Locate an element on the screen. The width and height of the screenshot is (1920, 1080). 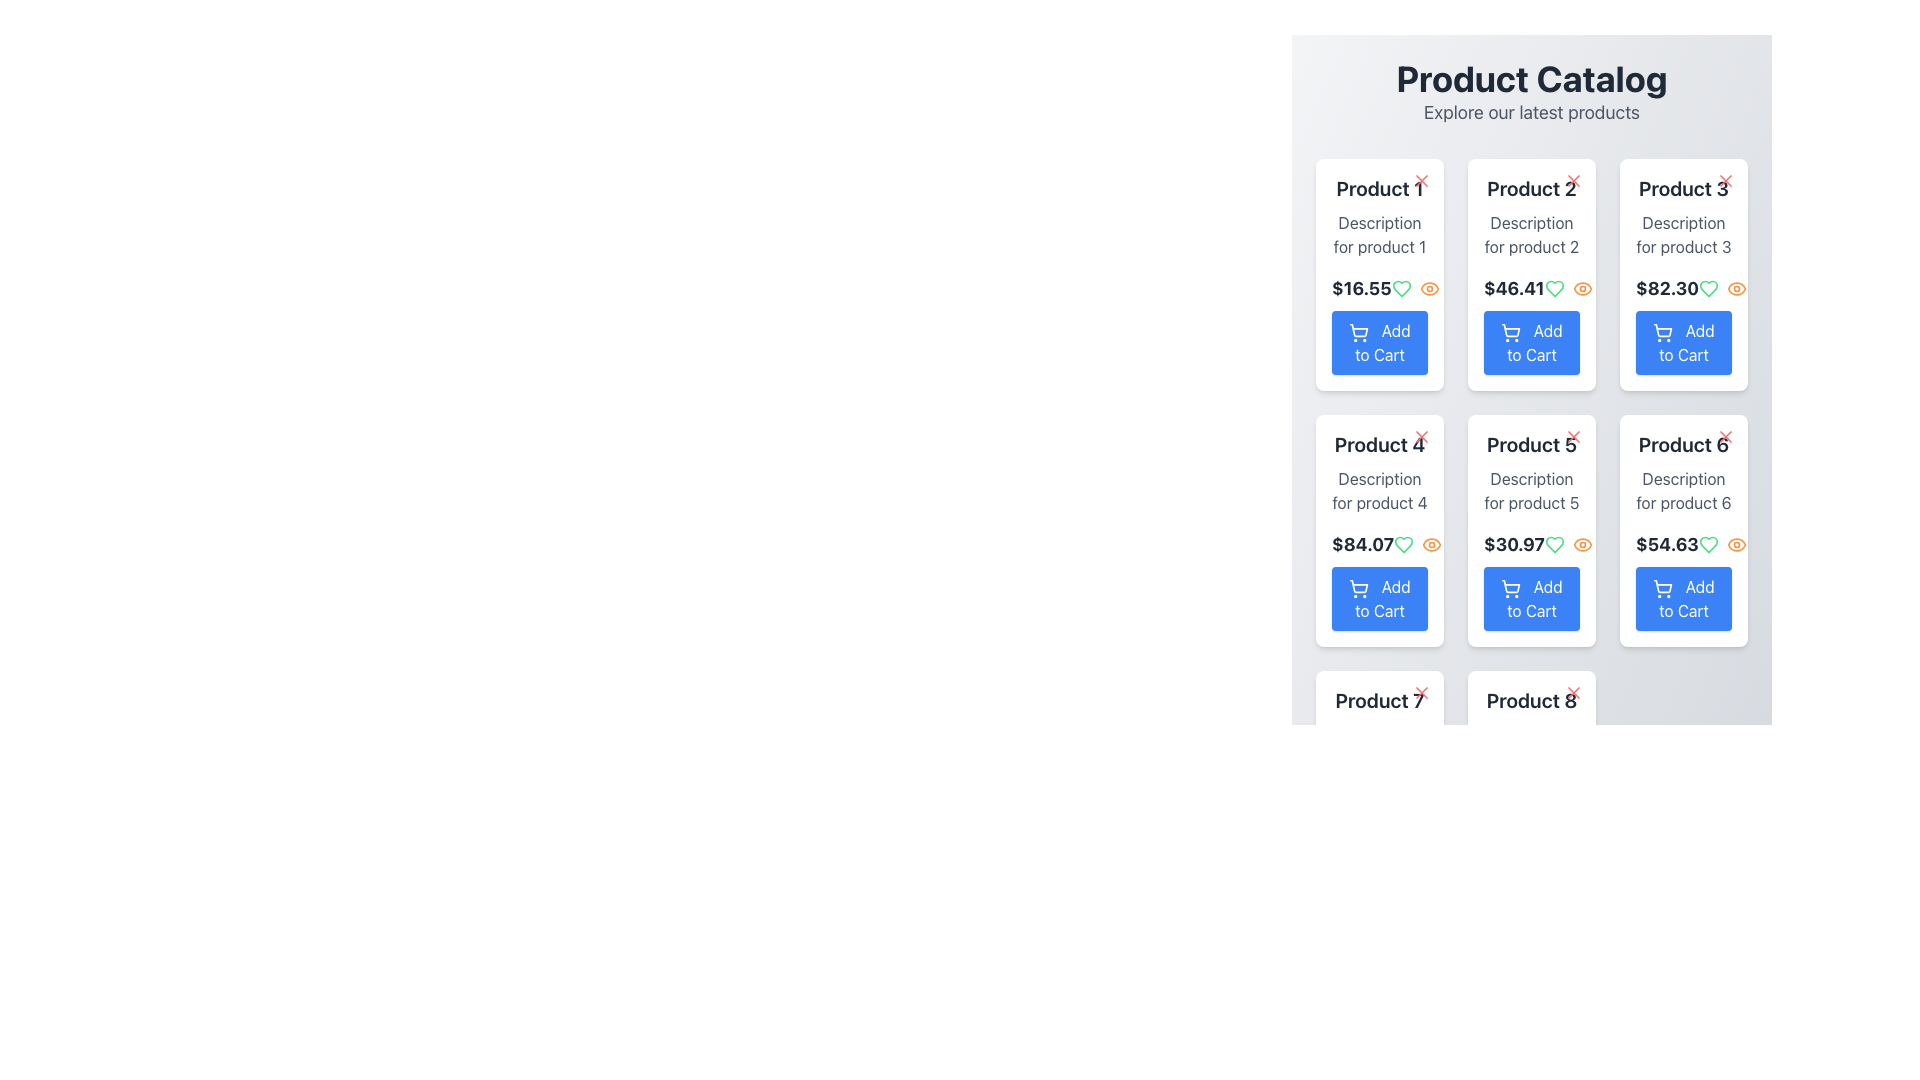
the group of interactive icons for favoriting and viewing product details located in the product card interface, specifically in the second column of the first row is located at coordinates (1567, 289).